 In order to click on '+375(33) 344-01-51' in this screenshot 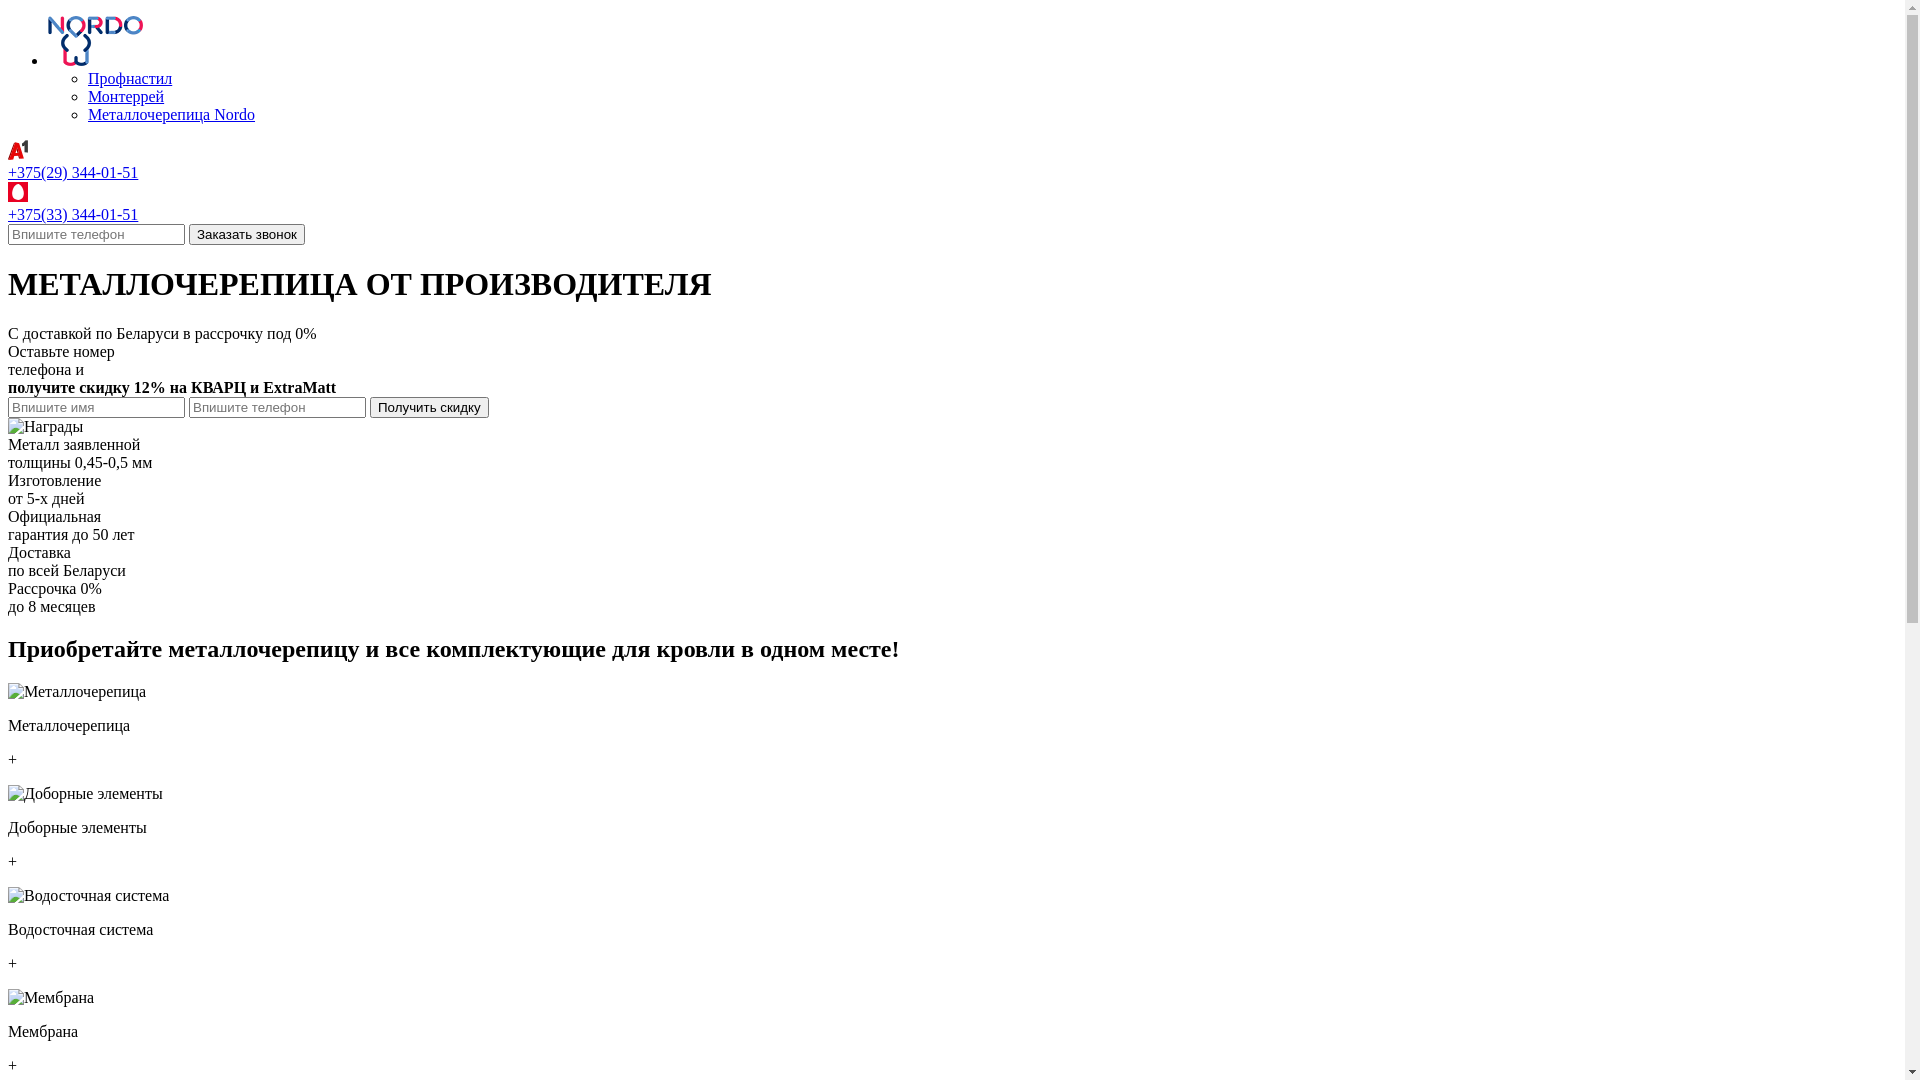, I will do `click(8, 214)`.